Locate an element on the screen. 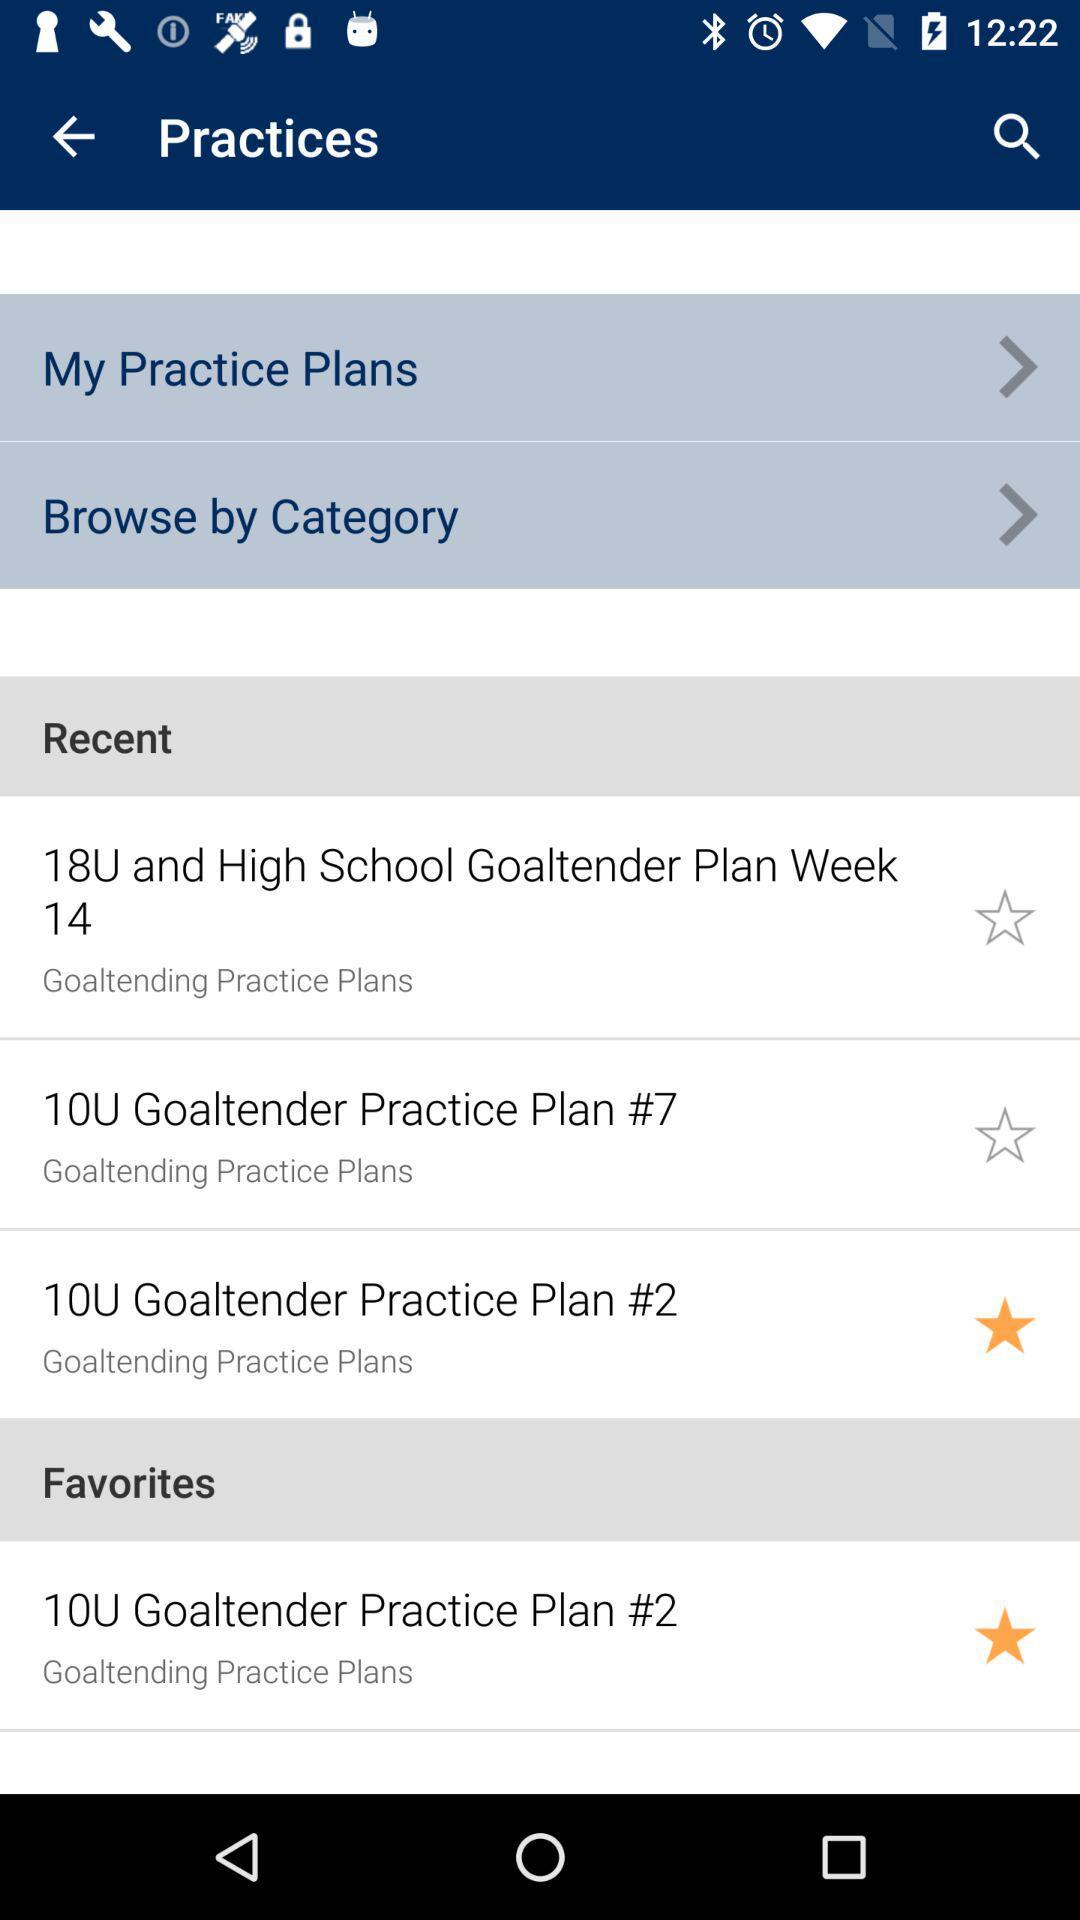  item above the recent is located at coordinates (249, 514).